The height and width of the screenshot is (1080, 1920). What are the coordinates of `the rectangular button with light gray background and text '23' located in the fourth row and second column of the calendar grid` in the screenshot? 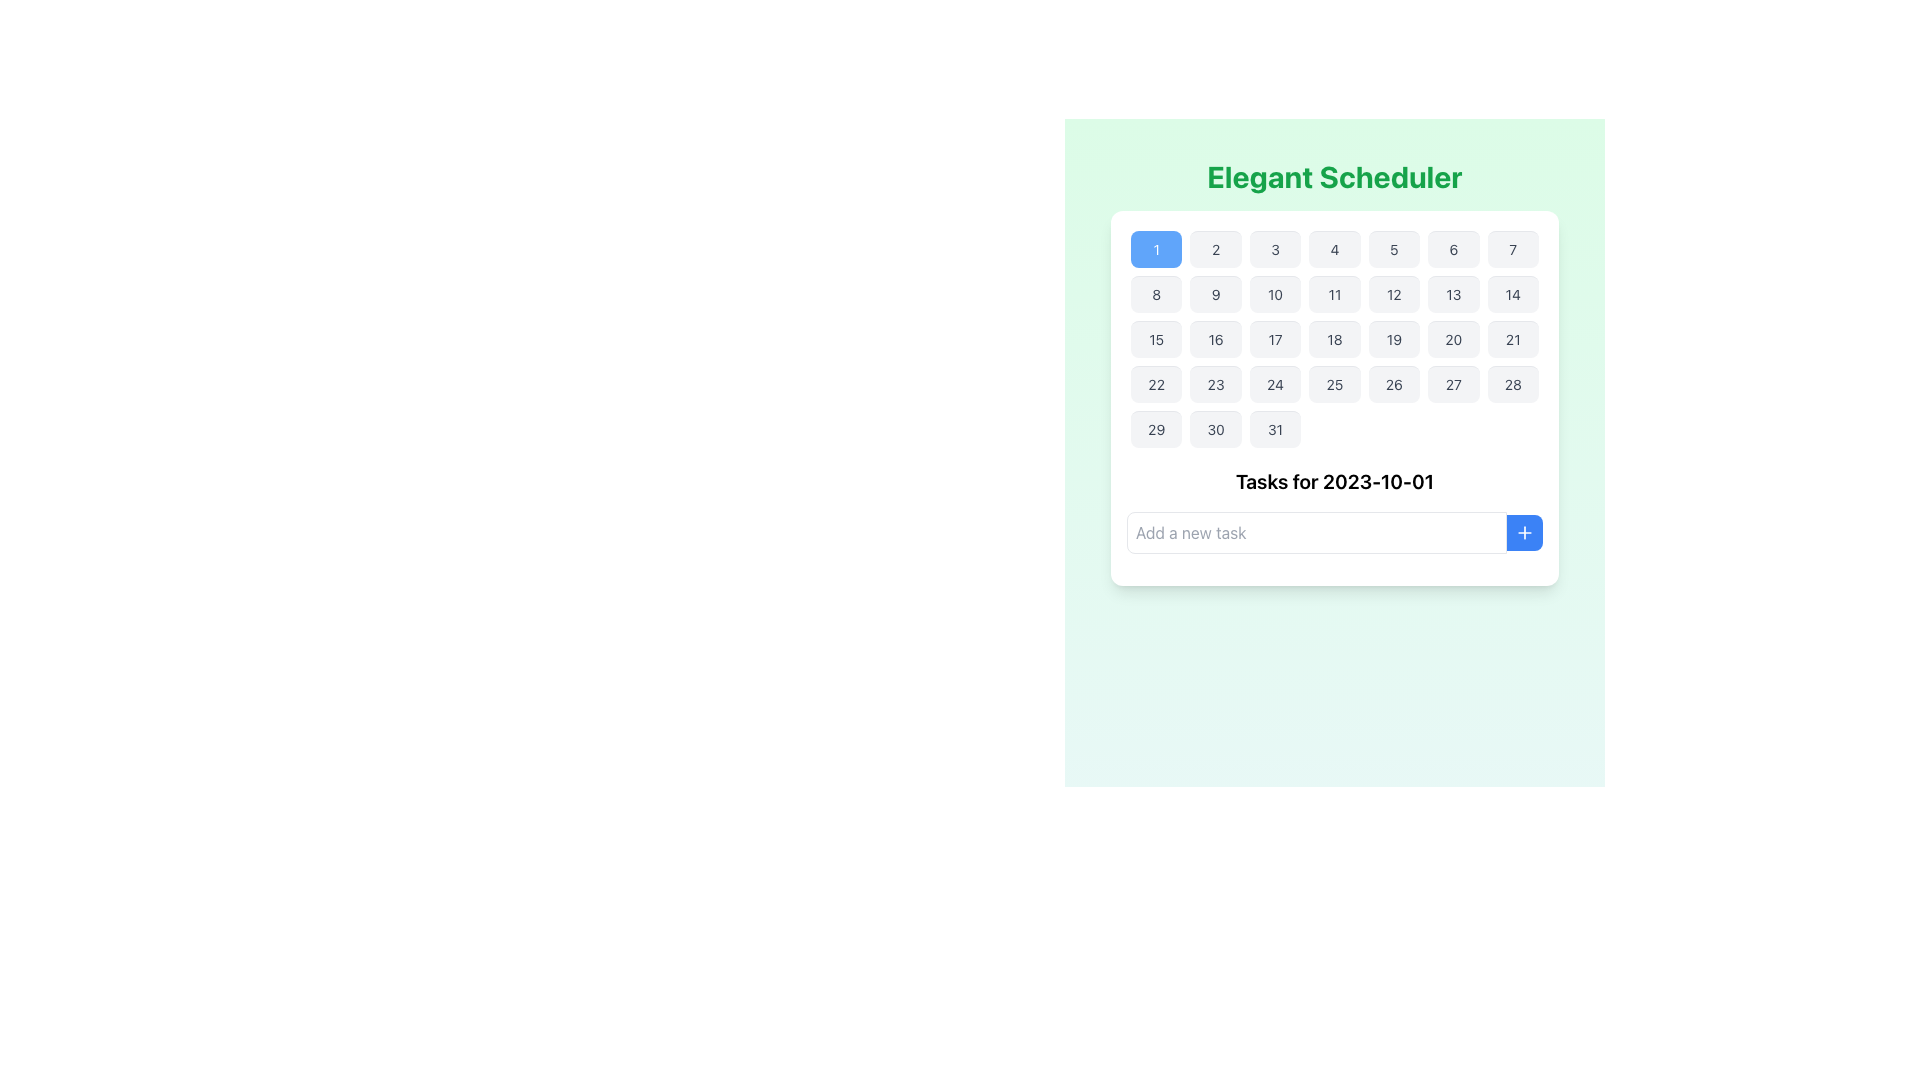 It's located at (1215, 384).